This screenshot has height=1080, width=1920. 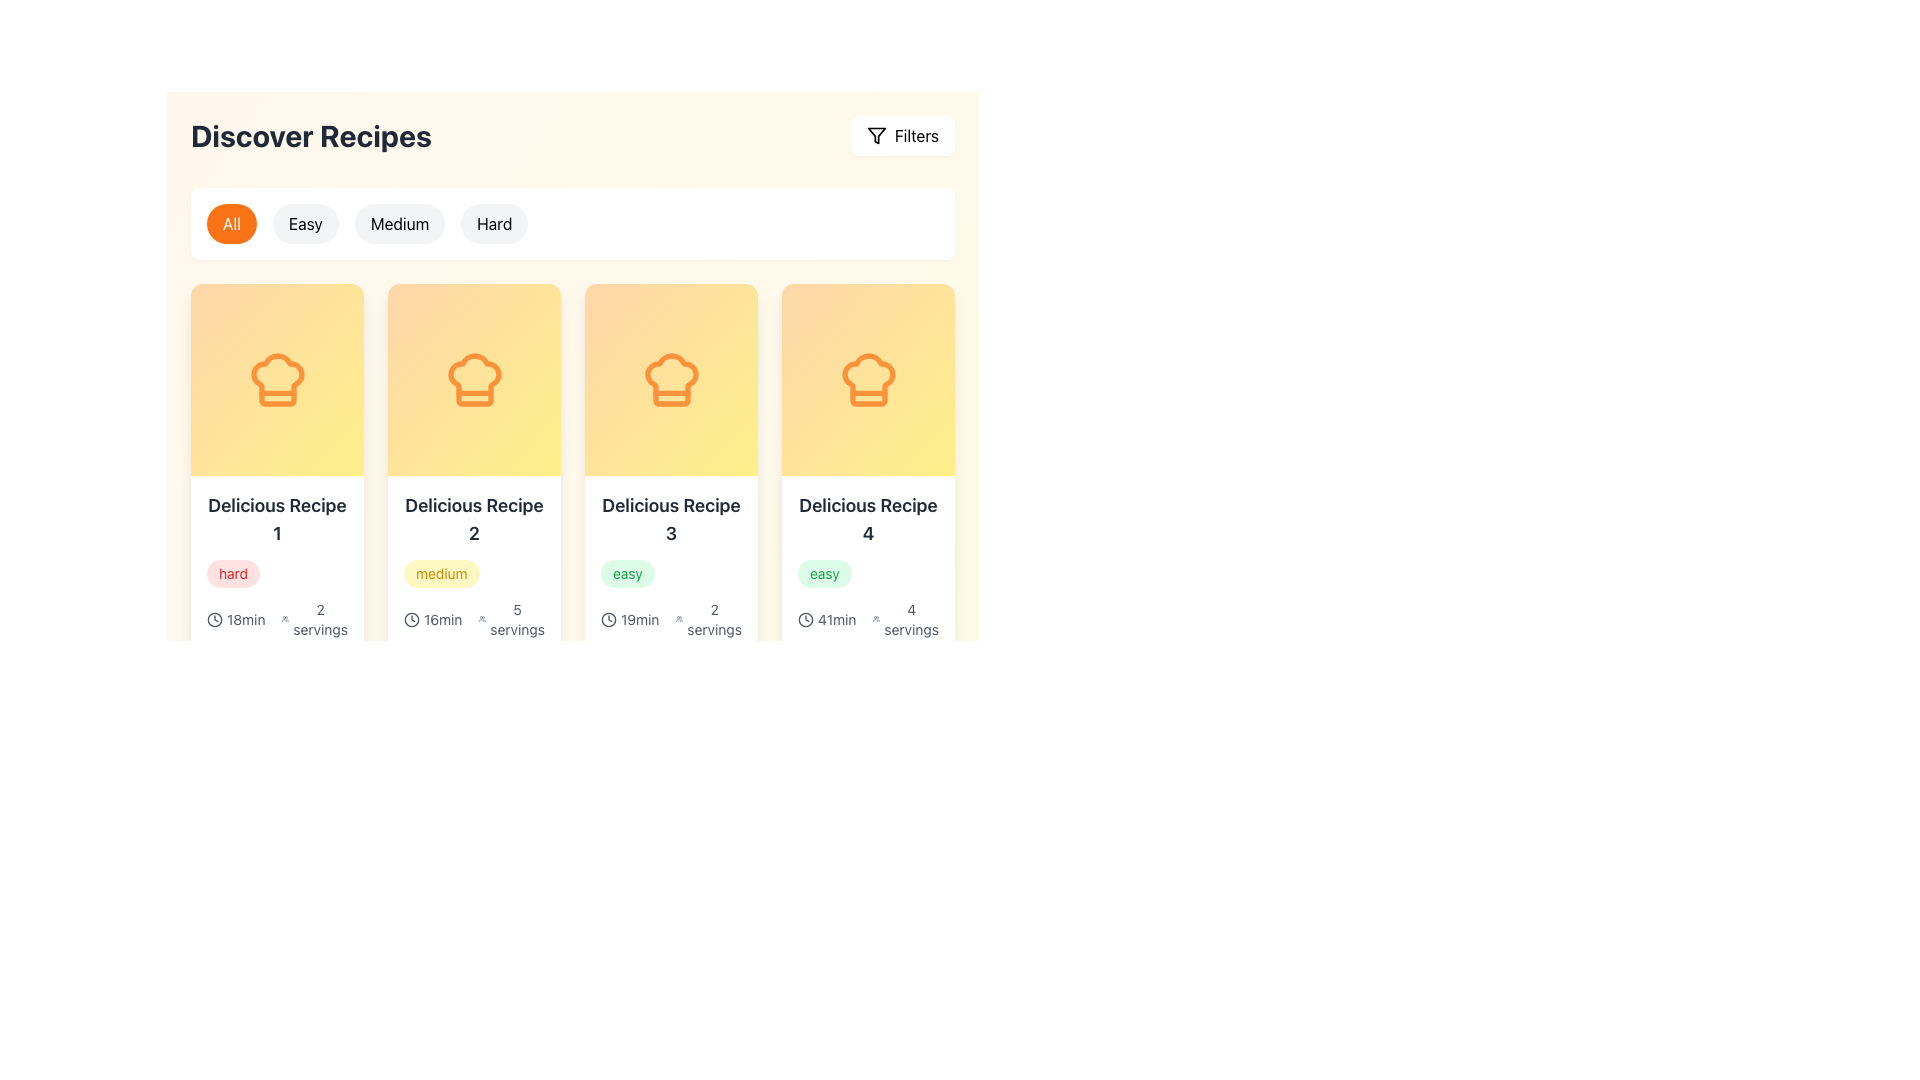 I want to click on the button labeled 'All', so click(x=231, y=223).